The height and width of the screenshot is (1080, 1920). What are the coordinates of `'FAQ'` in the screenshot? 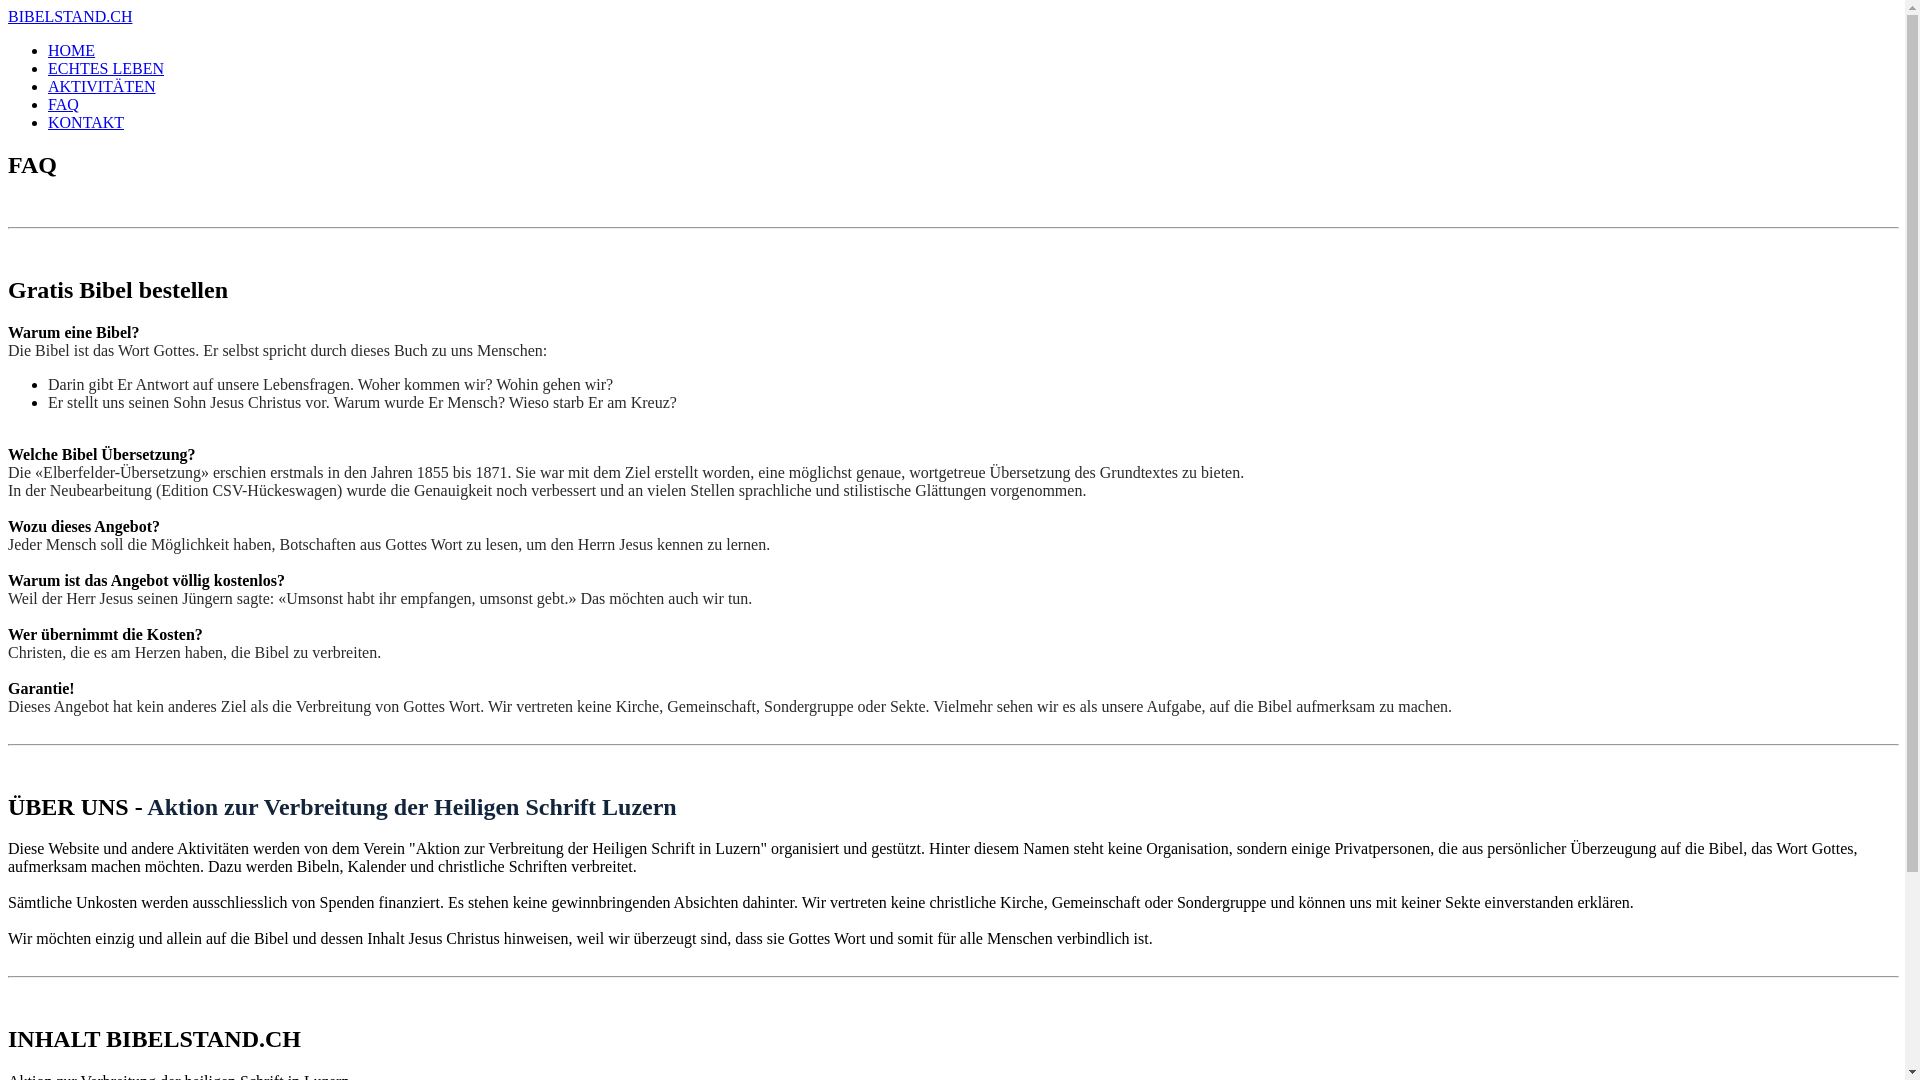 It's located at (63, 104).